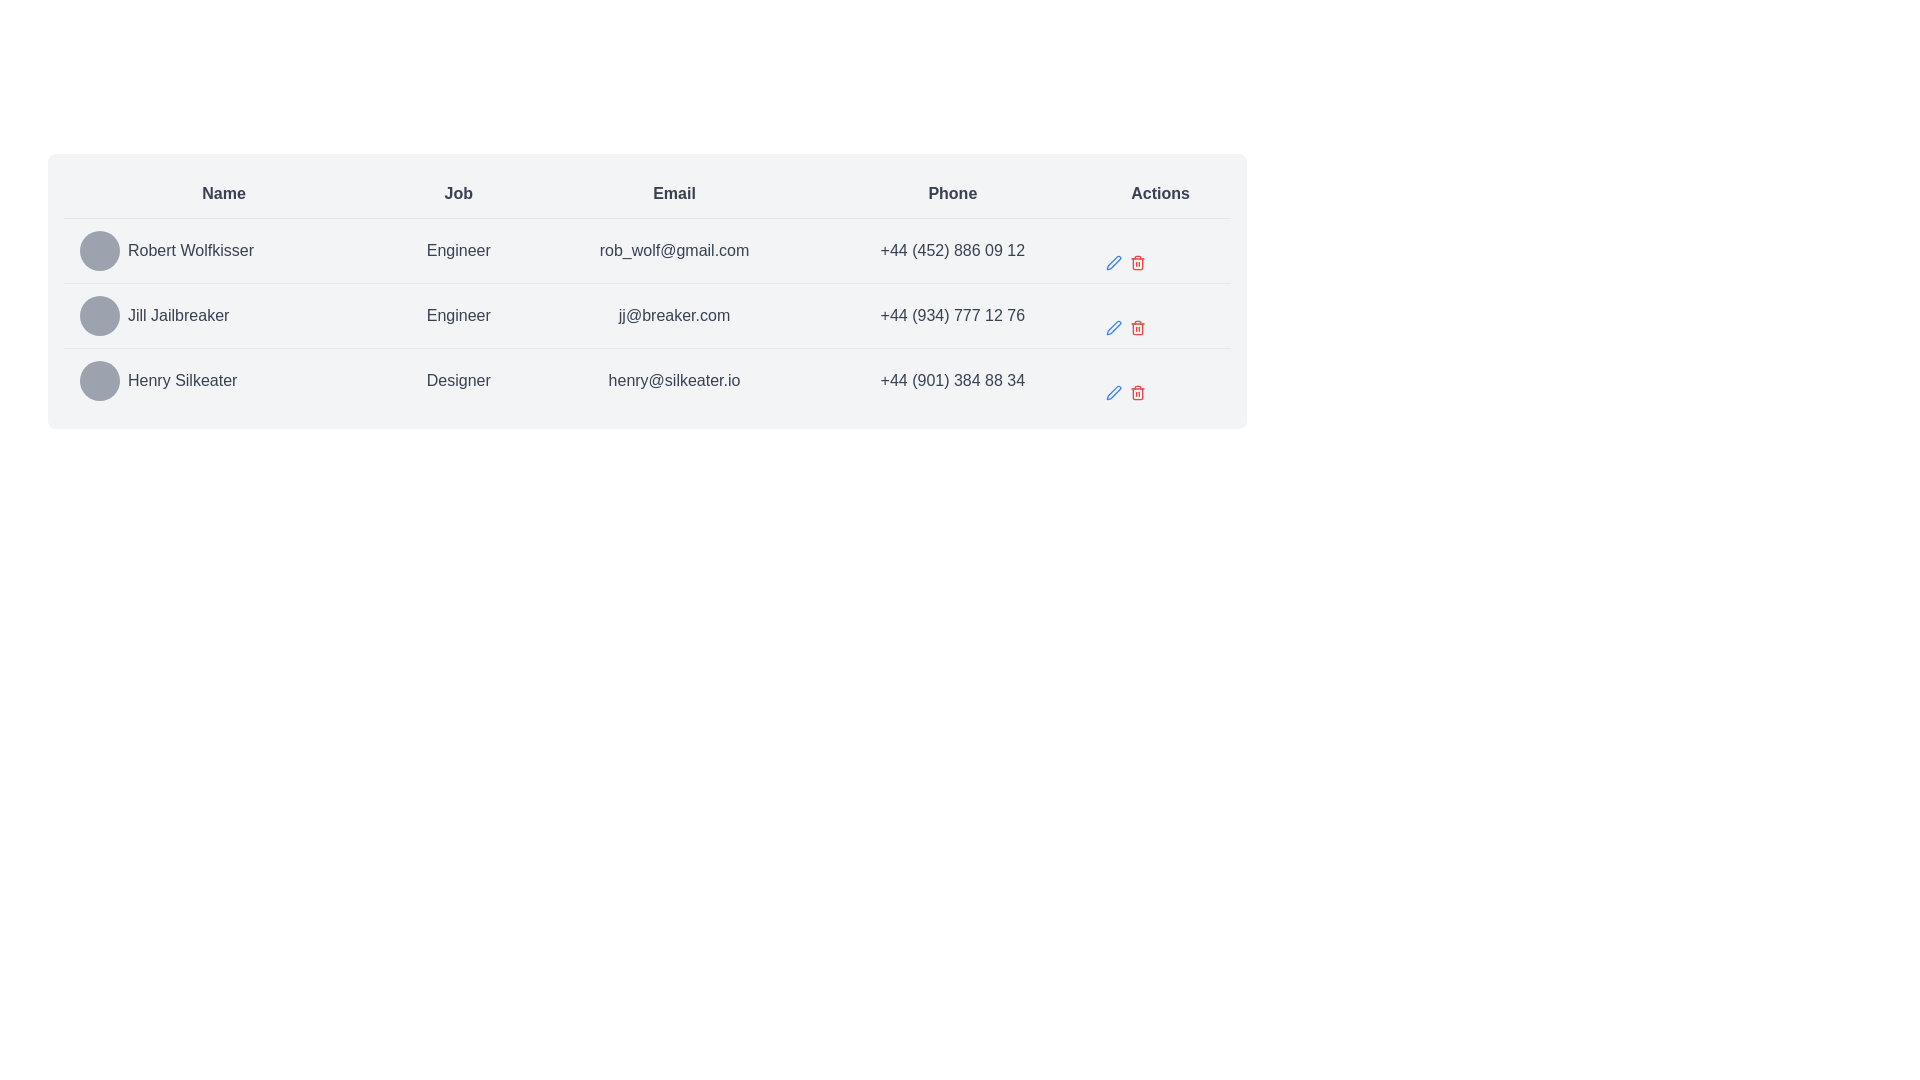  What do you see at coordinates (457, 194) in the screenshot?
I see `the header text label for the 'Job' column in the table, which is located between the 'Name' and 'Email' columns` at bounding box center [457, 194].